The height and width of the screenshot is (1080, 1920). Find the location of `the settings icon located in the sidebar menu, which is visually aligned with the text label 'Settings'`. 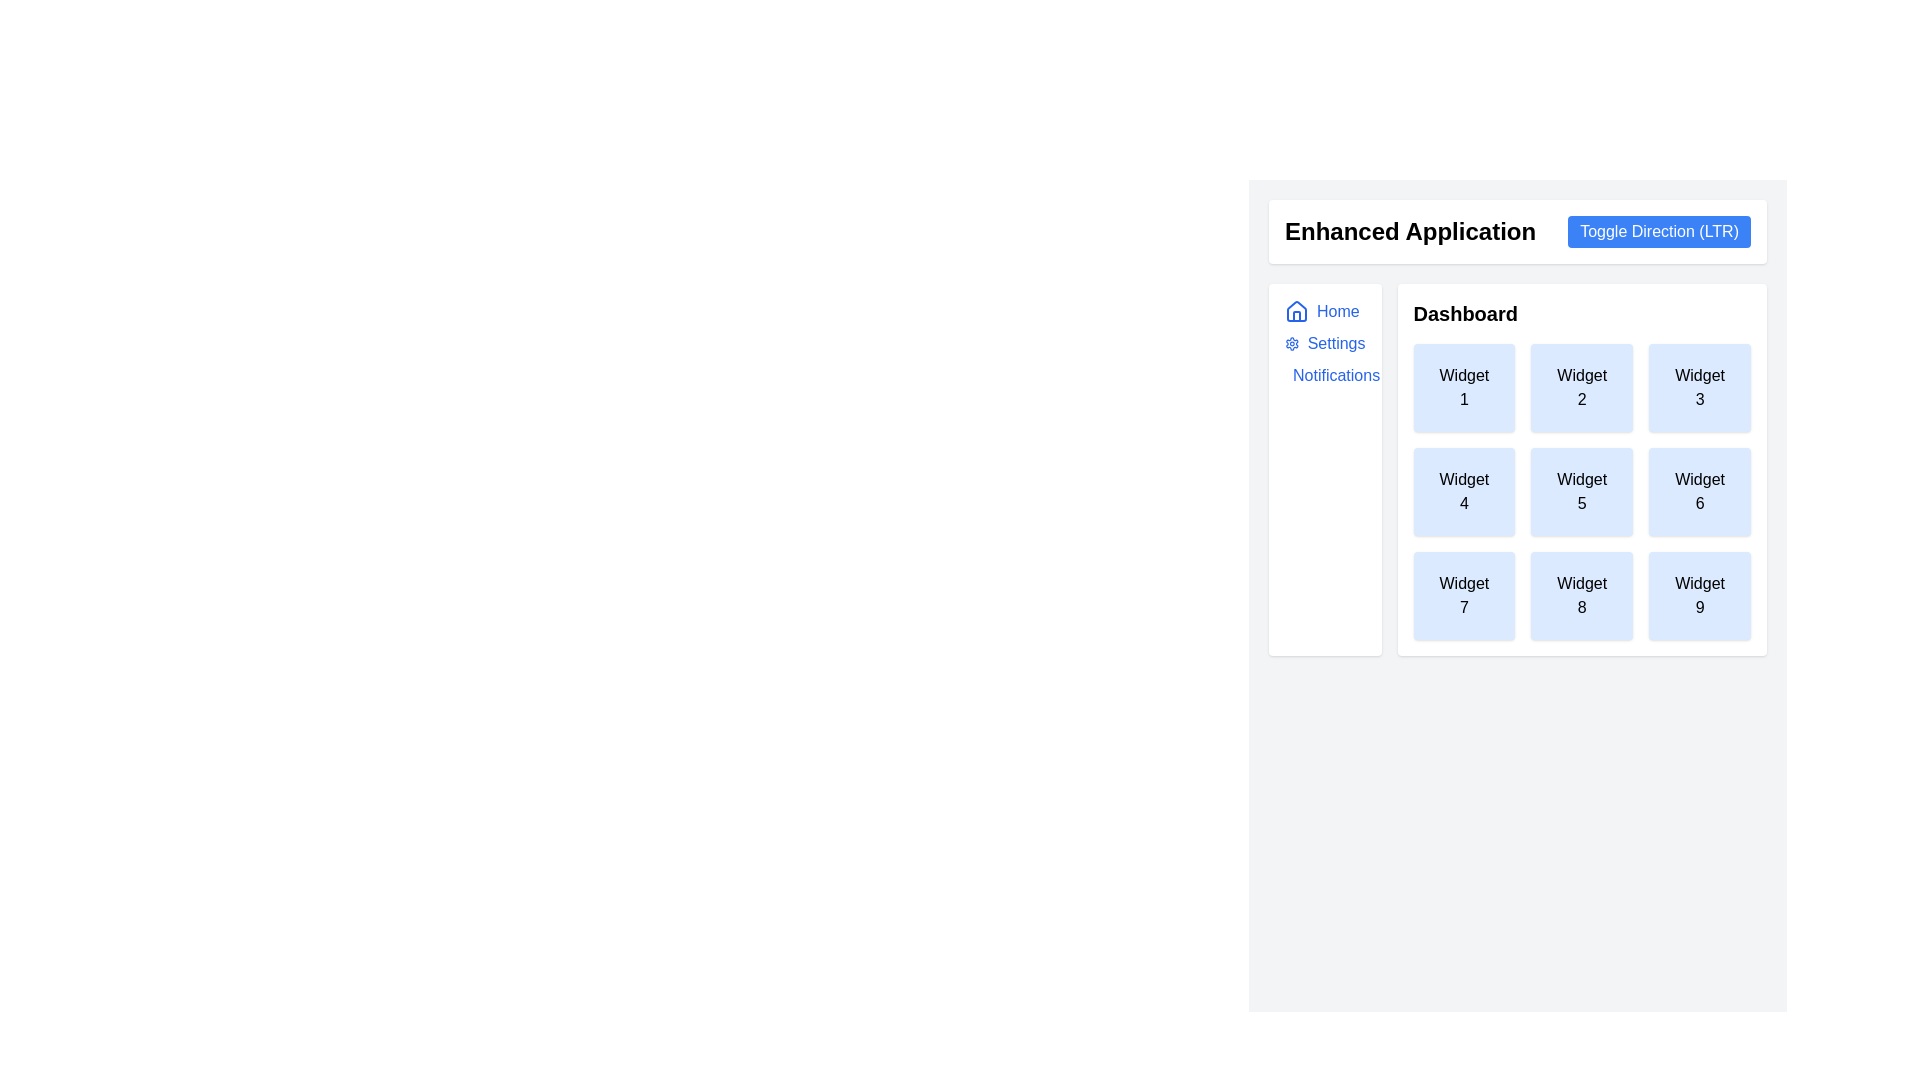

the settings icon located in the sidebar menu, which is visually aligned with the text label 'Settings' is located at coordinates (1292, 342).